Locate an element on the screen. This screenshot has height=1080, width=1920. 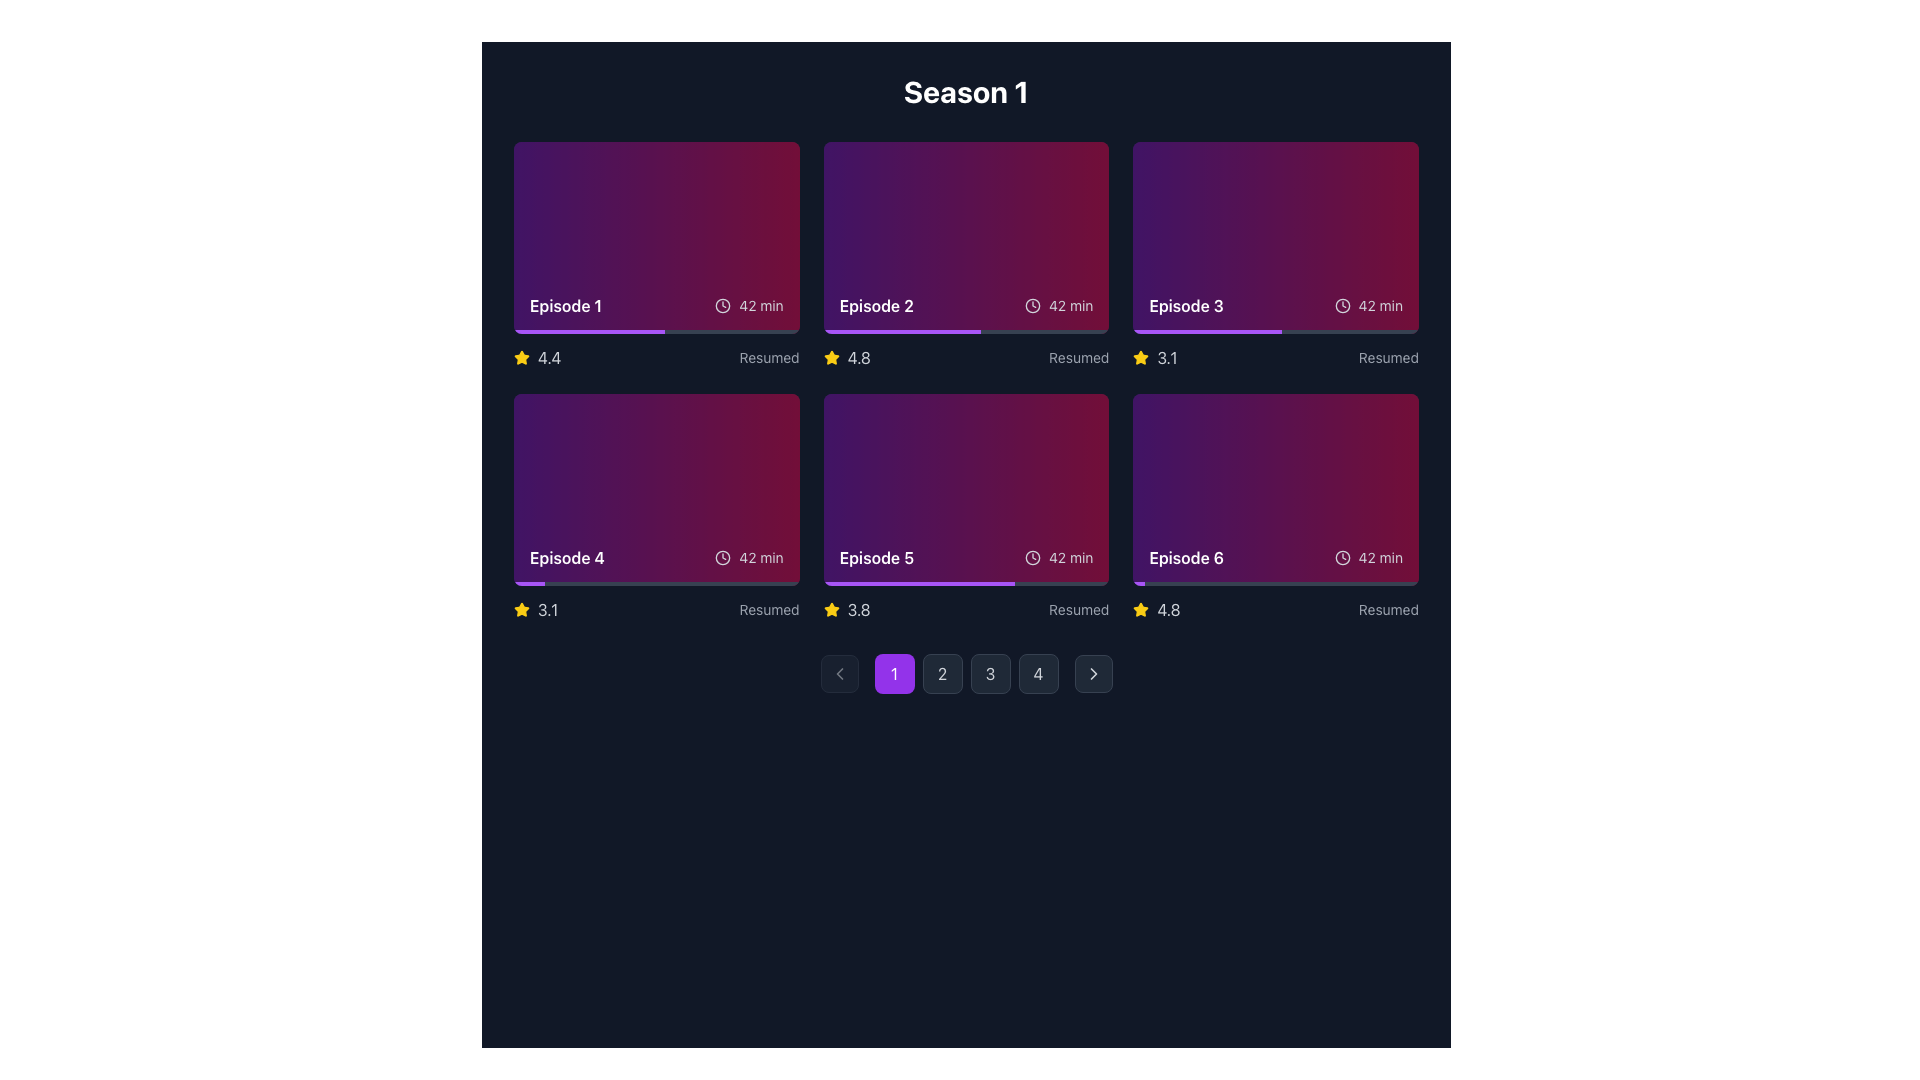
the episode number label text located in the lower-left quadrant of the third card in the second row of the grid is located at coordinates (566, 558).